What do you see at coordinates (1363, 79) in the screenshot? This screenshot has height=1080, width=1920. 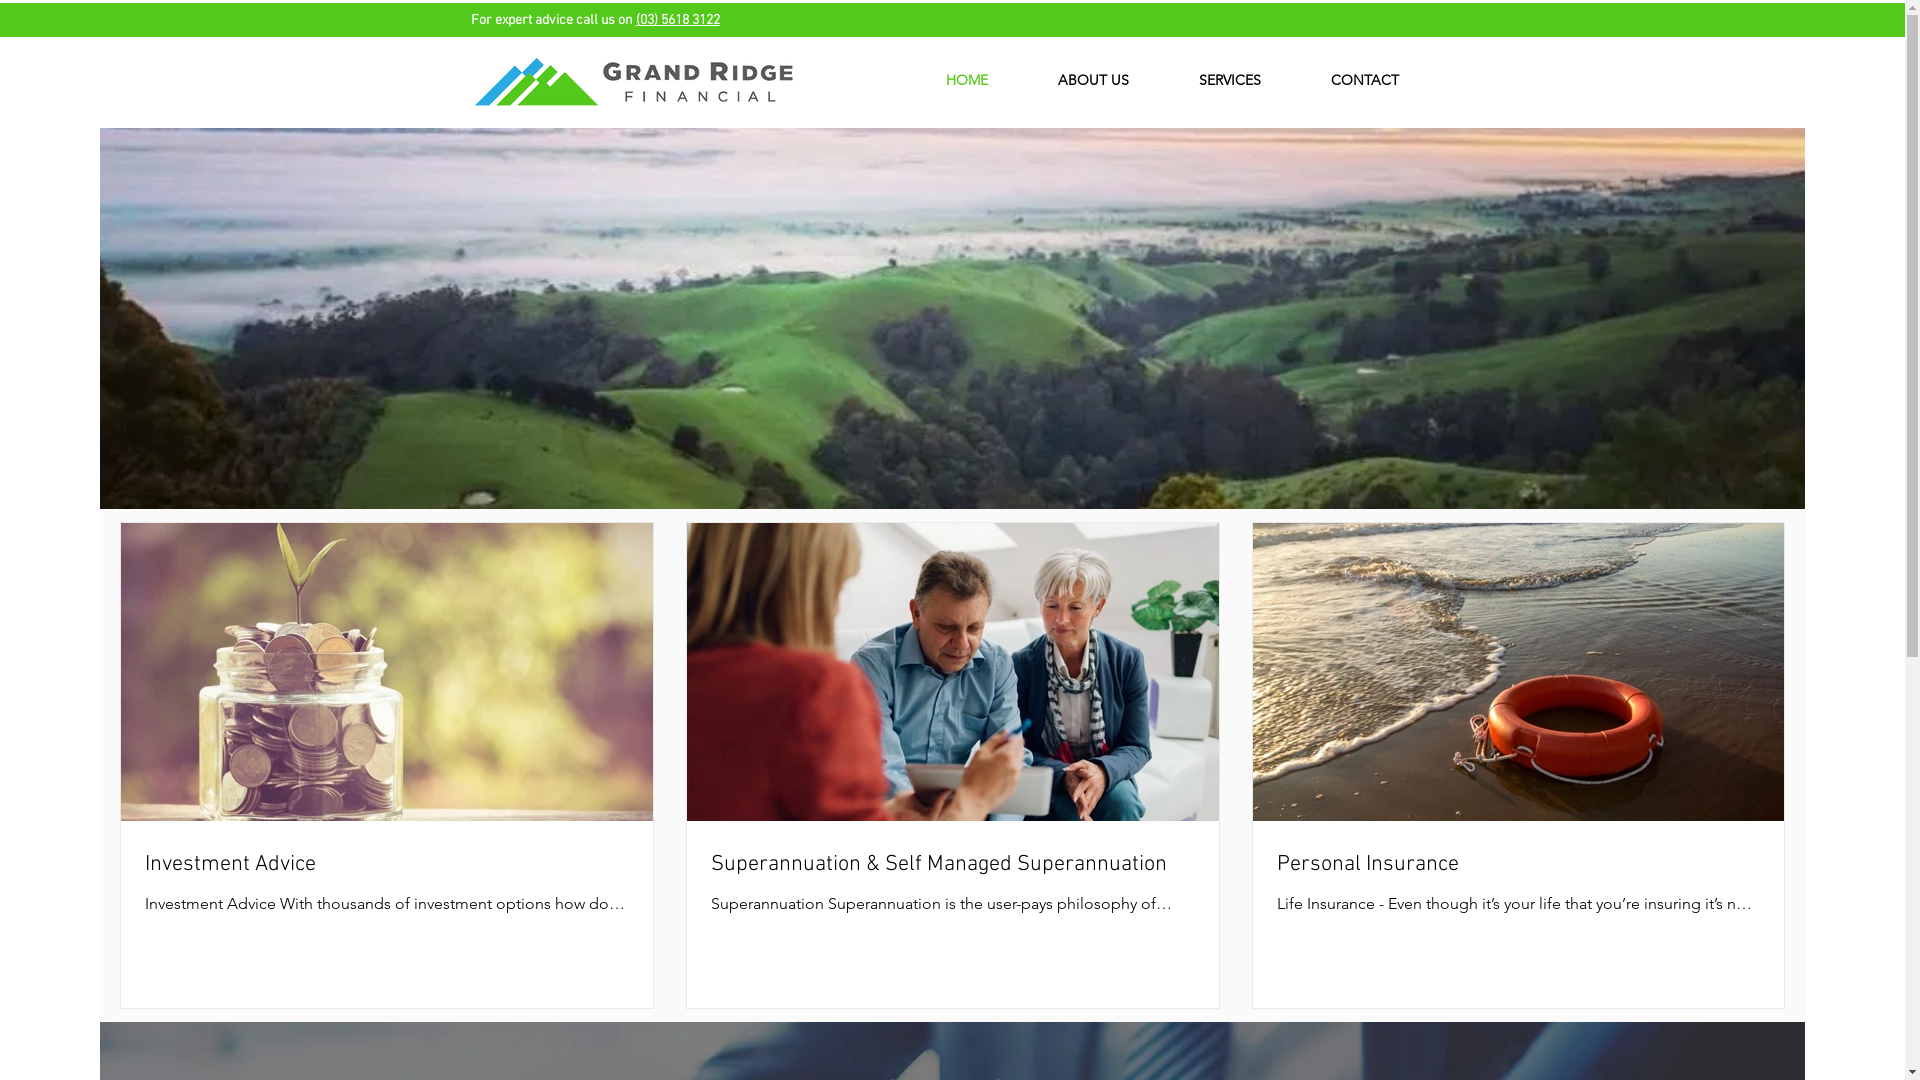 I see `'CONTACT'` at bounding box center [1363, 79].